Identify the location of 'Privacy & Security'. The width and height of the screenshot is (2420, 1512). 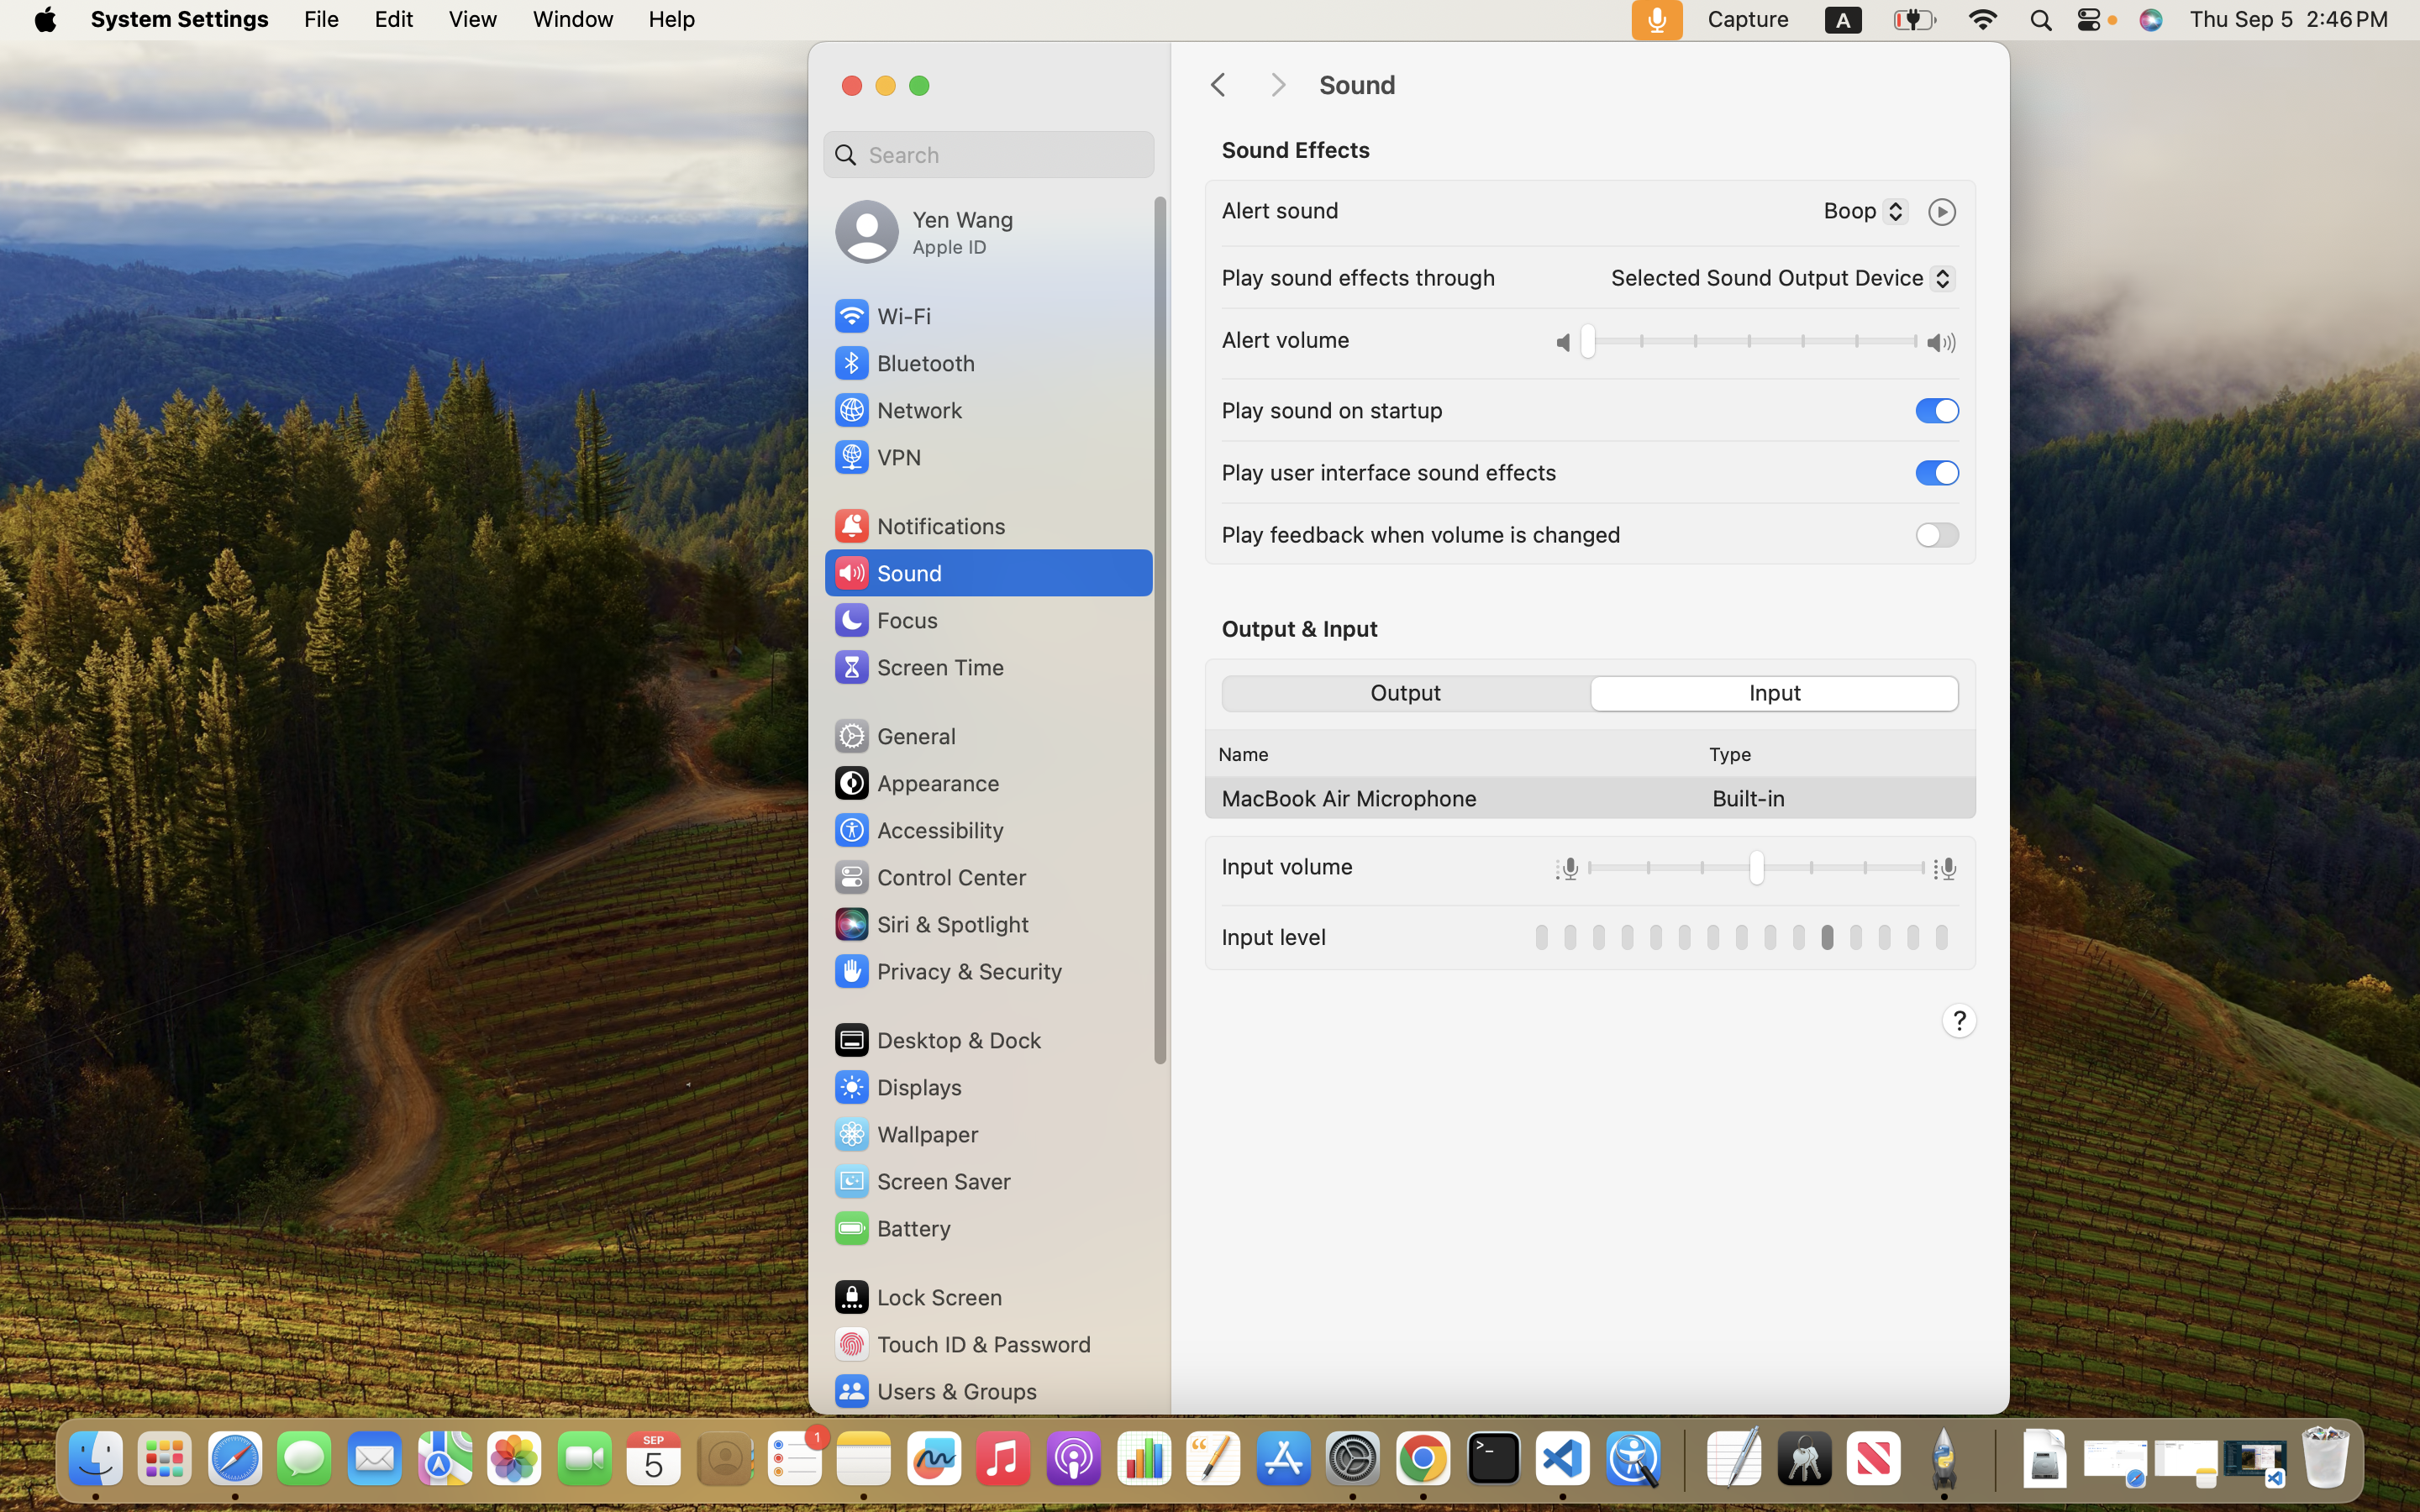
(945, 969).